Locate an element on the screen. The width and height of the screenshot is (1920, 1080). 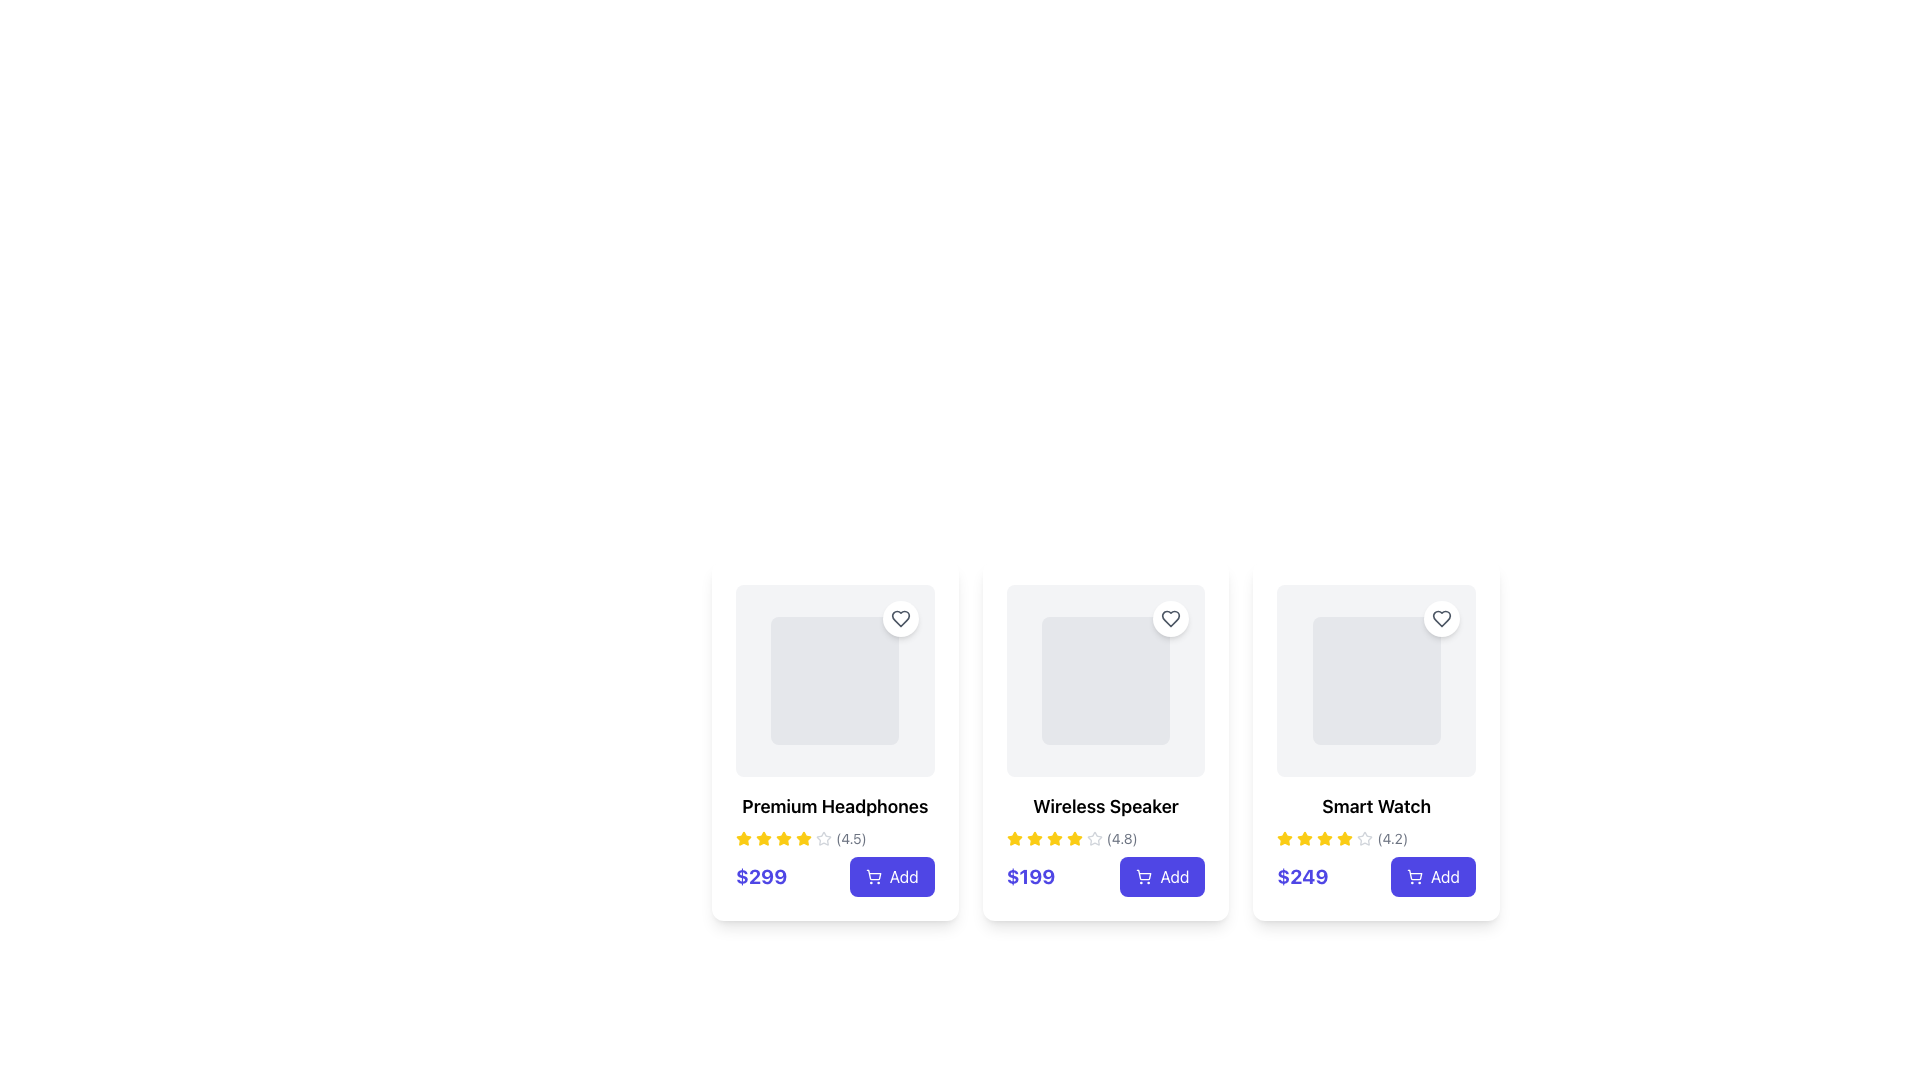
the interactive heart-shaped icon located at the top-right corner of the Smart Watch product card to mark the item as favorite is located at coordinates (1441, 617).